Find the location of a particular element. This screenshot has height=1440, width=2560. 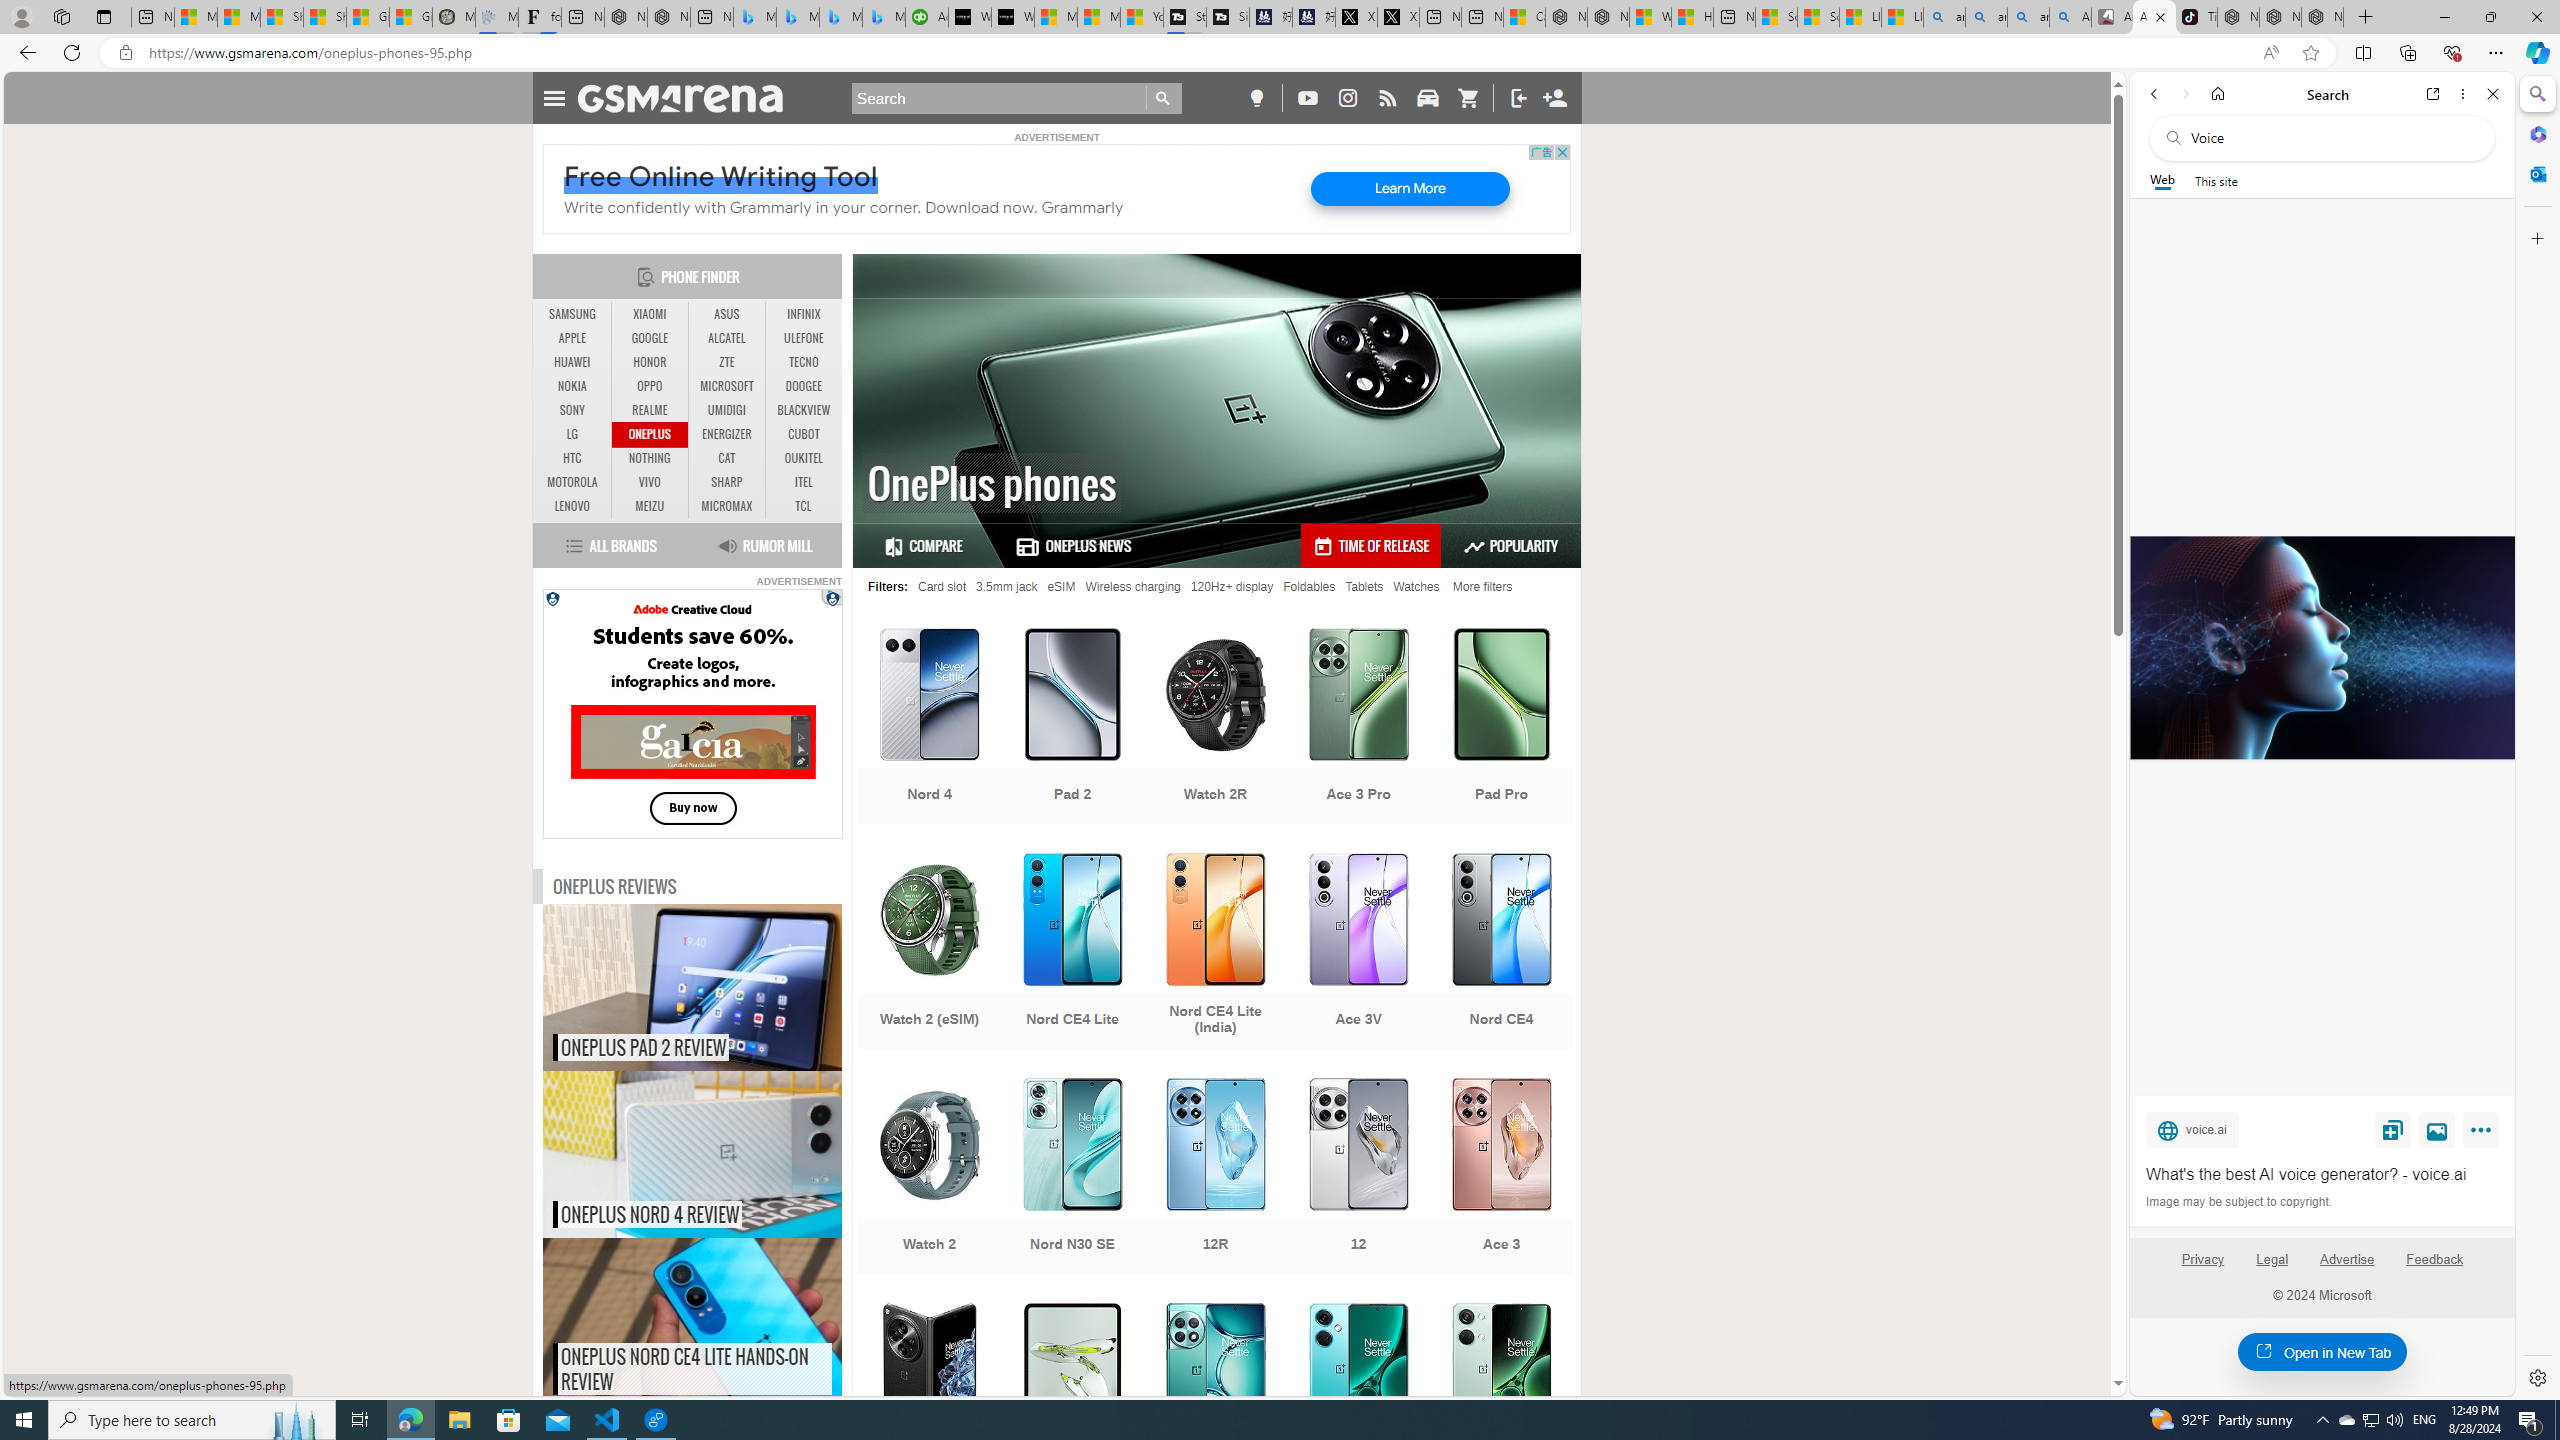

'MOTOROLA' is located at coordinates (572, 482).